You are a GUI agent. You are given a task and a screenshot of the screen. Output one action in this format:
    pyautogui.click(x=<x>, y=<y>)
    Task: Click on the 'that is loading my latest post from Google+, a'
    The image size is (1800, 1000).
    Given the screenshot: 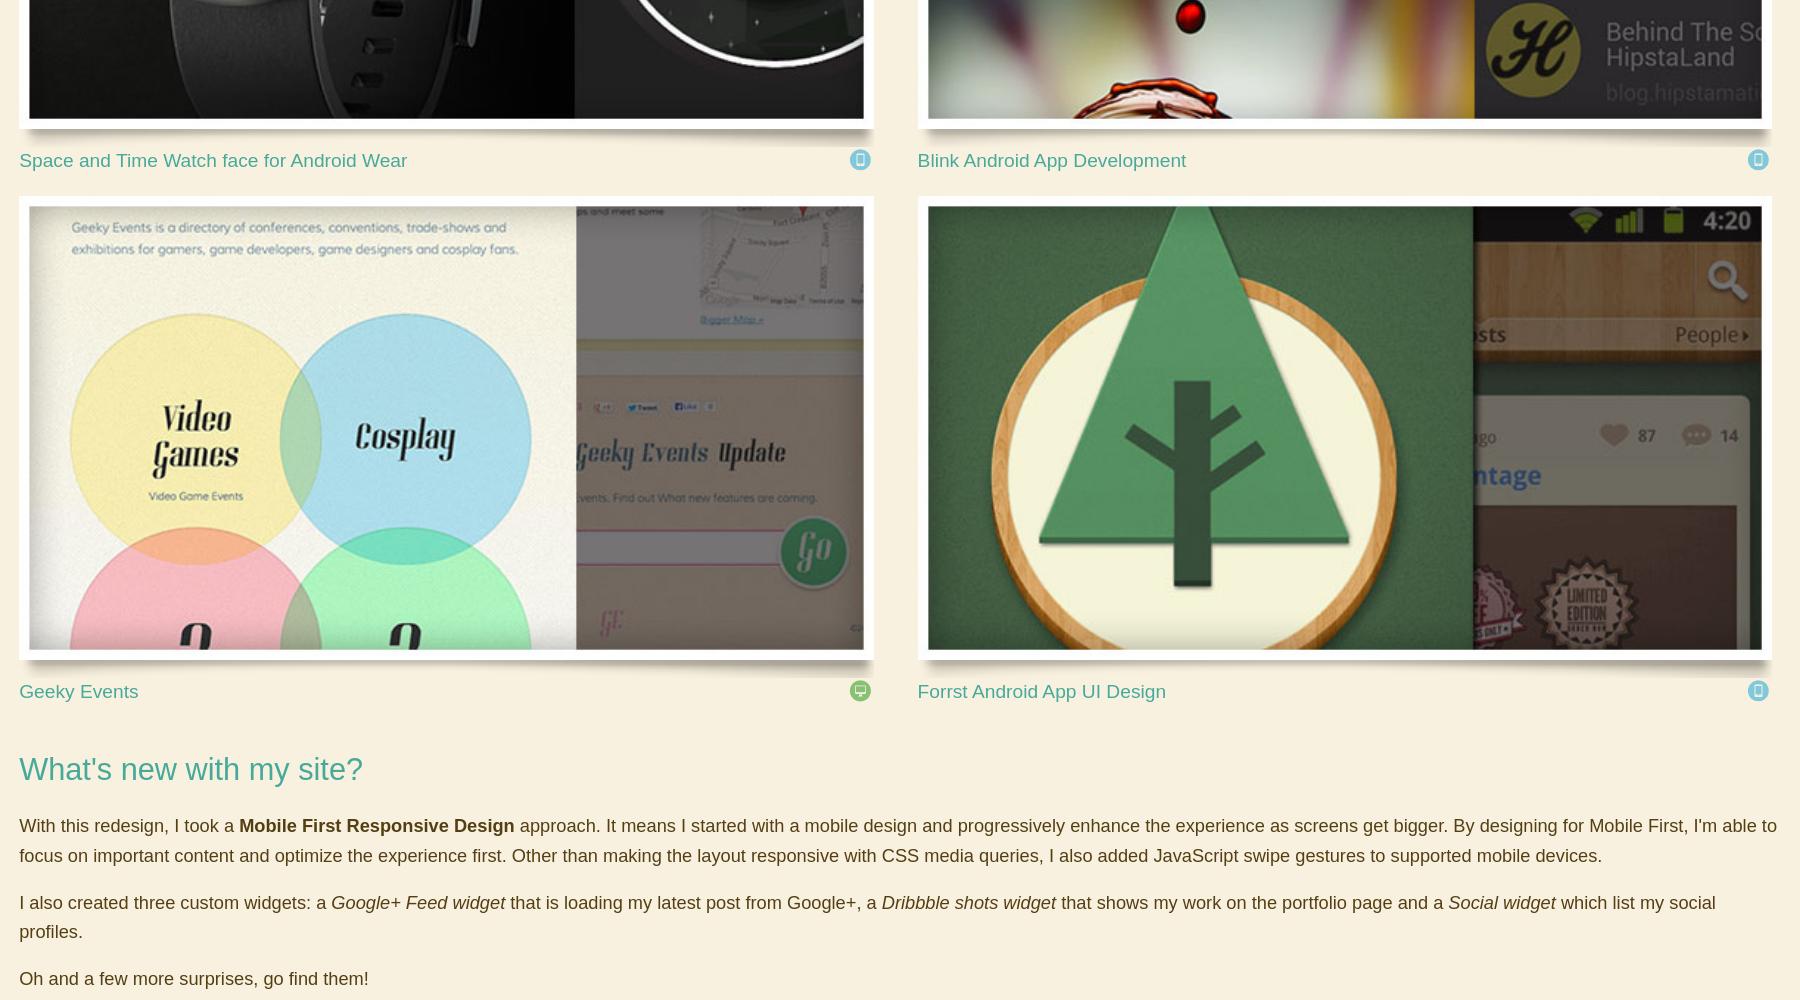 What is the action you would take?
    pyautogui.click(x=692, y=901)
    